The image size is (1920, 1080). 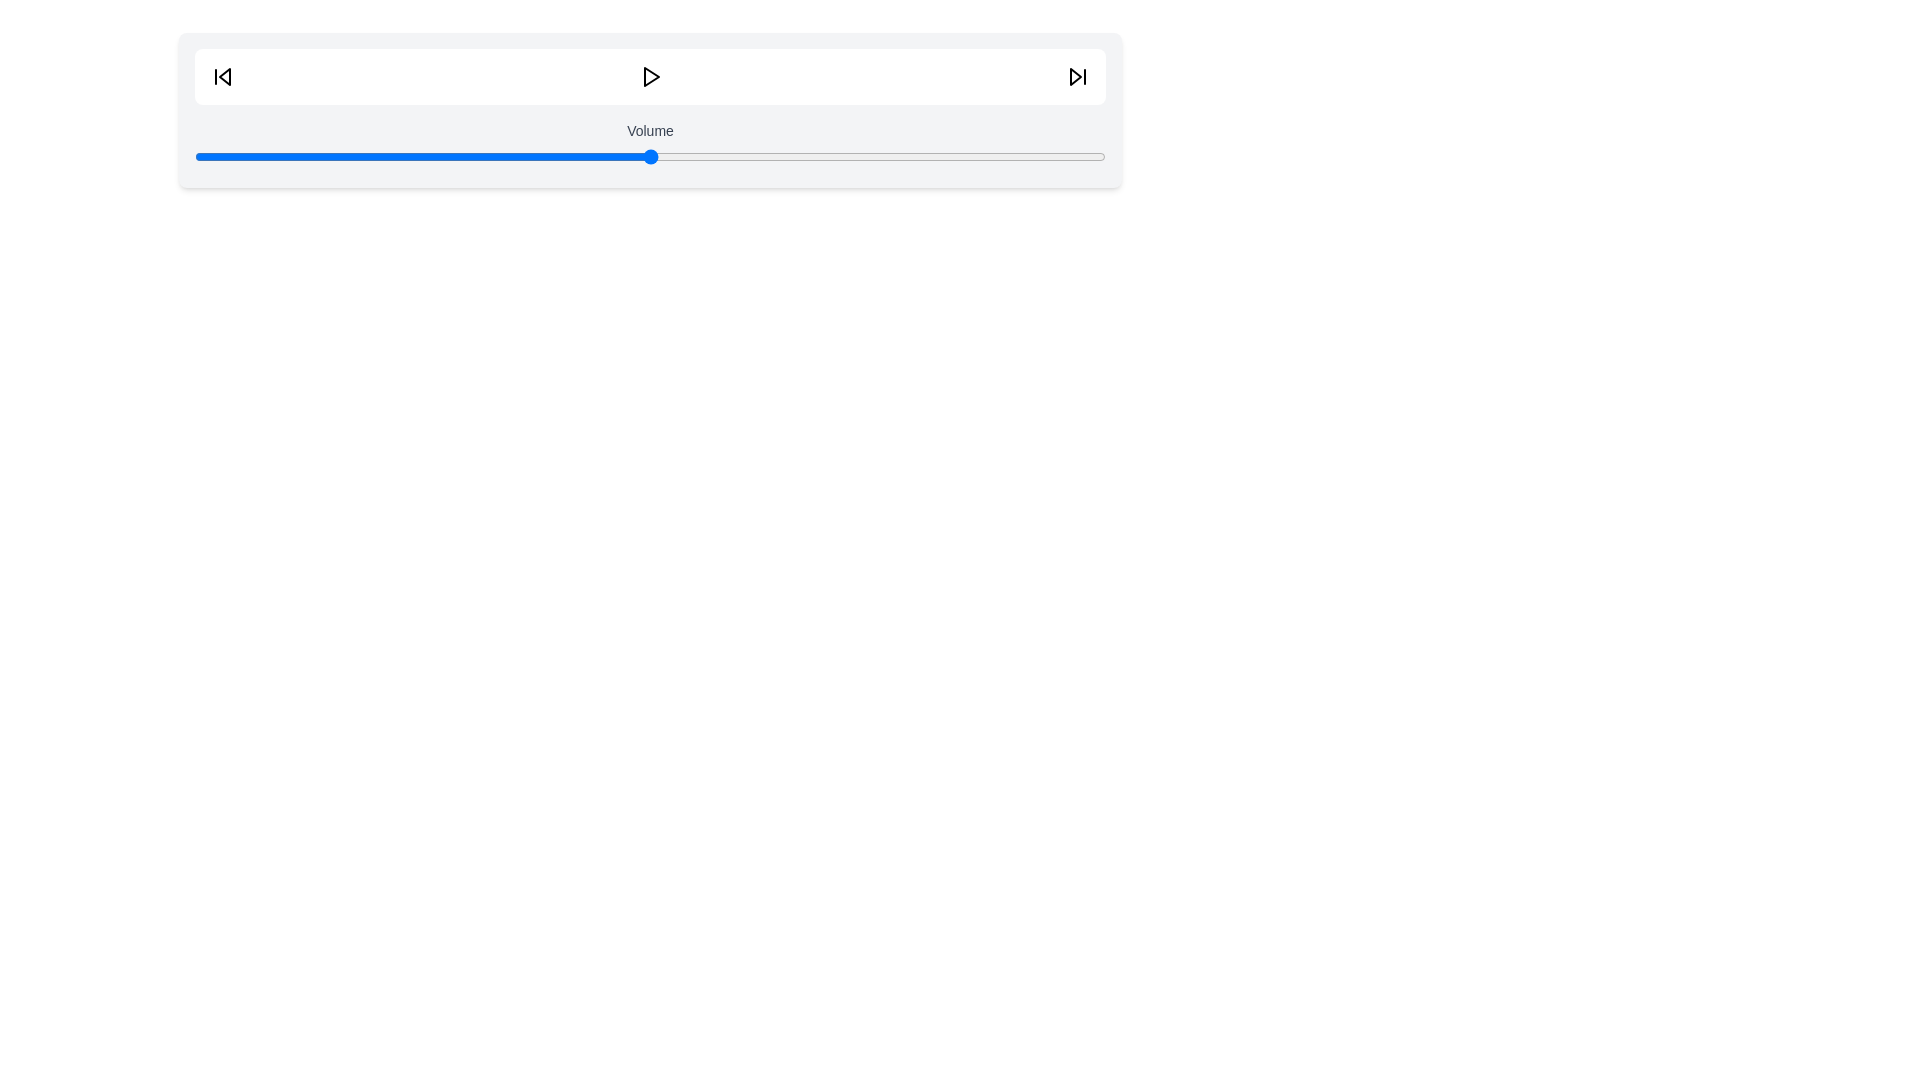 I want to click on the playback control bar located near the top section of the application interface, so click(x=650, y=76).